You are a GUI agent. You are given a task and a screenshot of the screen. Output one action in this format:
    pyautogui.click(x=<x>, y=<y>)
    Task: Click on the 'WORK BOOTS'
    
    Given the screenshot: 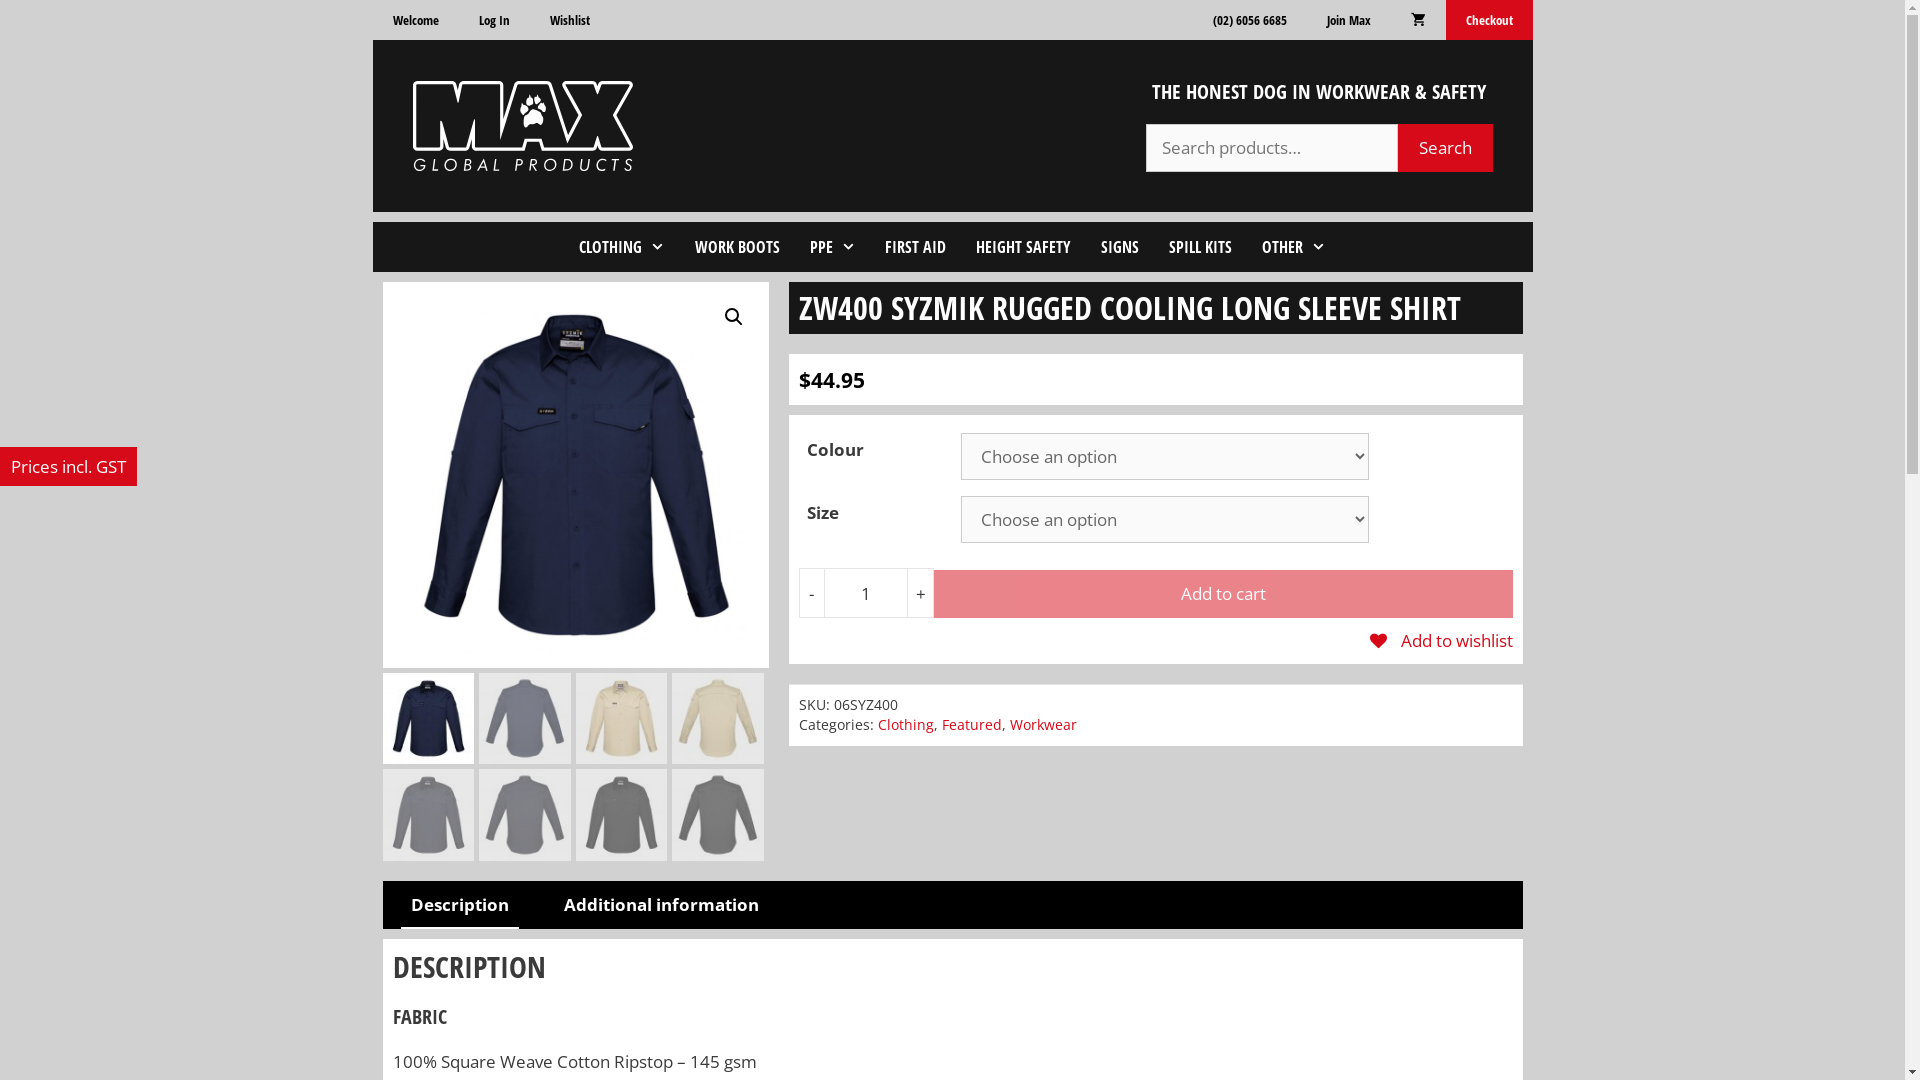 What is the action you would take?
    pyautogui.click(x=736, y=245)
    